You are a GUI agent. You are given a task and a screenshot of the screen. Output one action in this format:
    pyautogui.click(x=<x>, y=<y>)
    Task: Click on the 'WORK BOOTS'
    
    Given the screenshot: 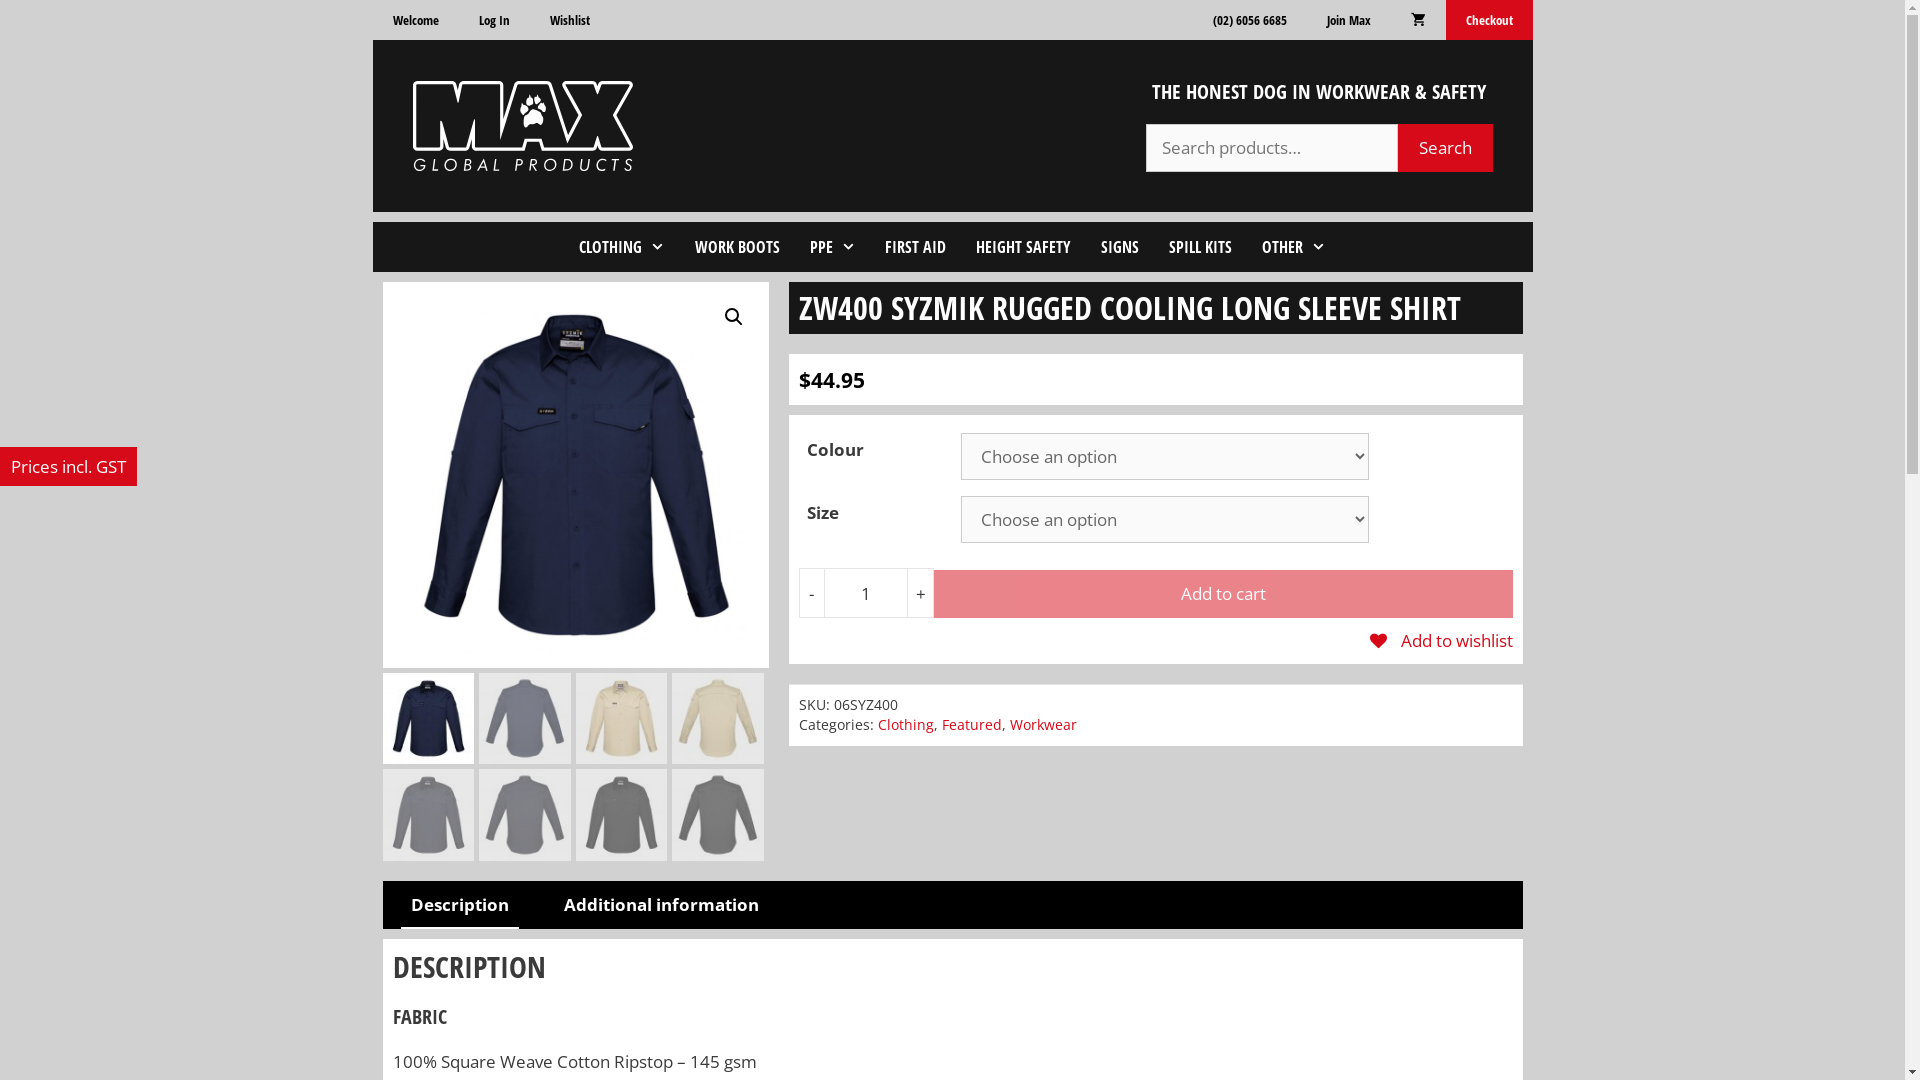 What is the action you would take?
    pyautogui.click(x=736, y=245)
    